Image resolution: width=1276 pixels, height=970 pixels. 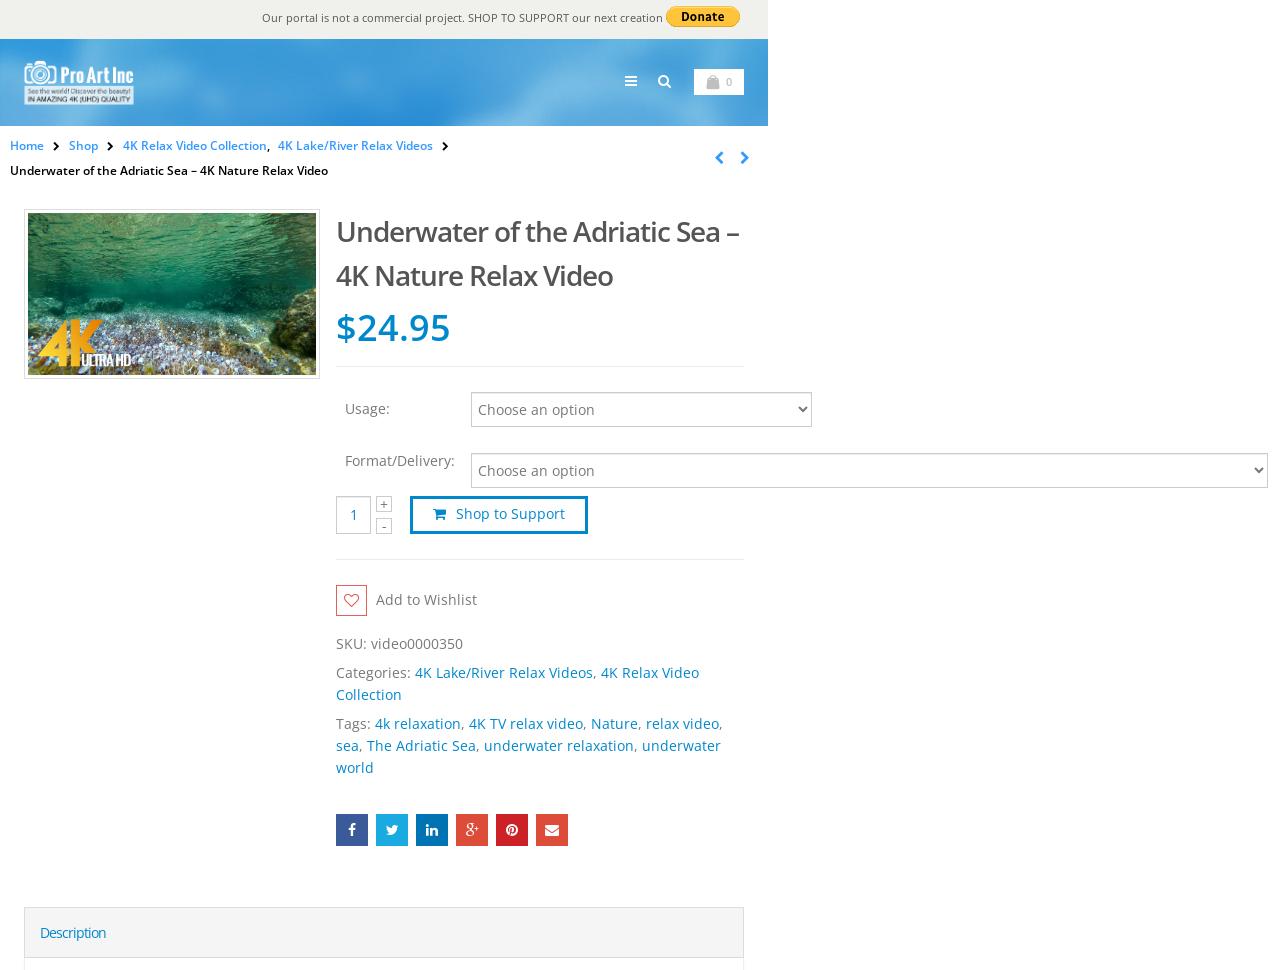 What do you see at coordinates (392, 326) in the screenshot?
I see `'$24.95'` at bounding box center [392, 326].